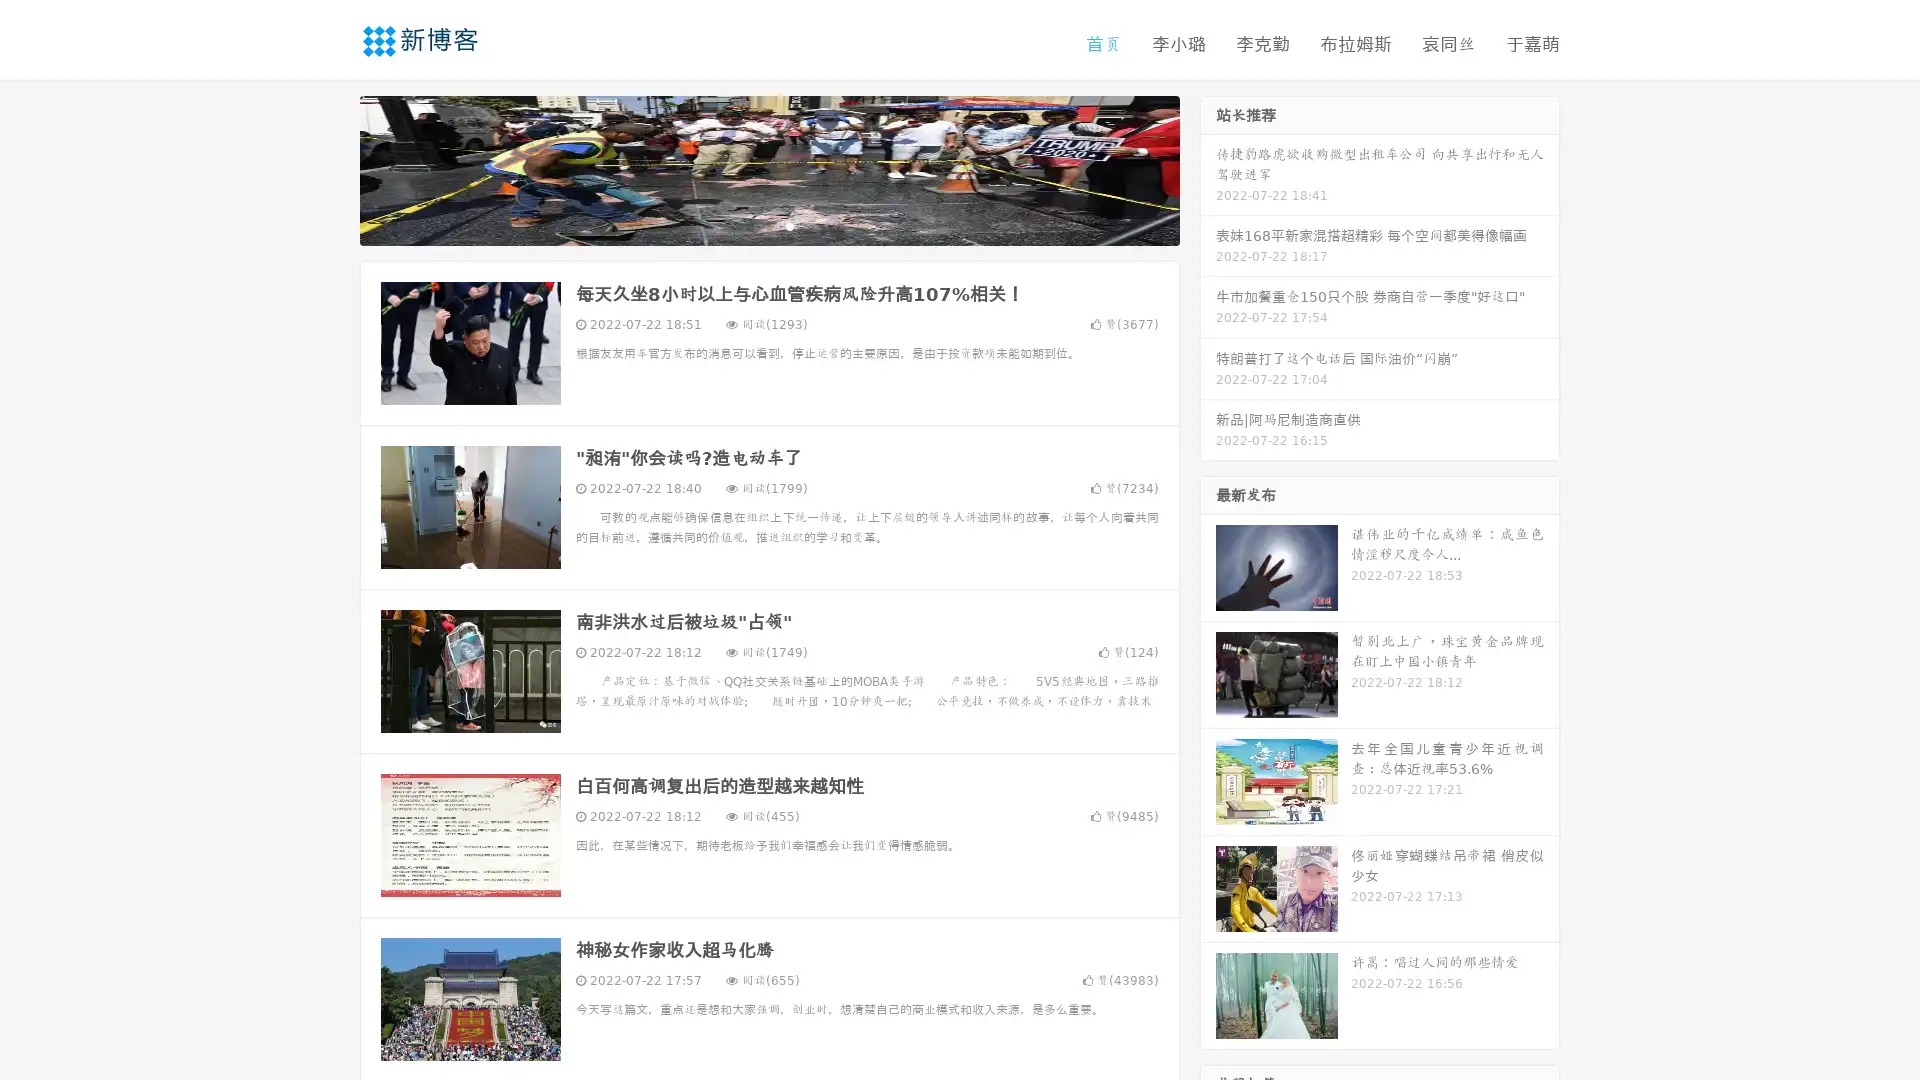 Image resolution: width=1920 pixels, height=1080 pixels. I want to click on Next slide, so click(1208, 168).